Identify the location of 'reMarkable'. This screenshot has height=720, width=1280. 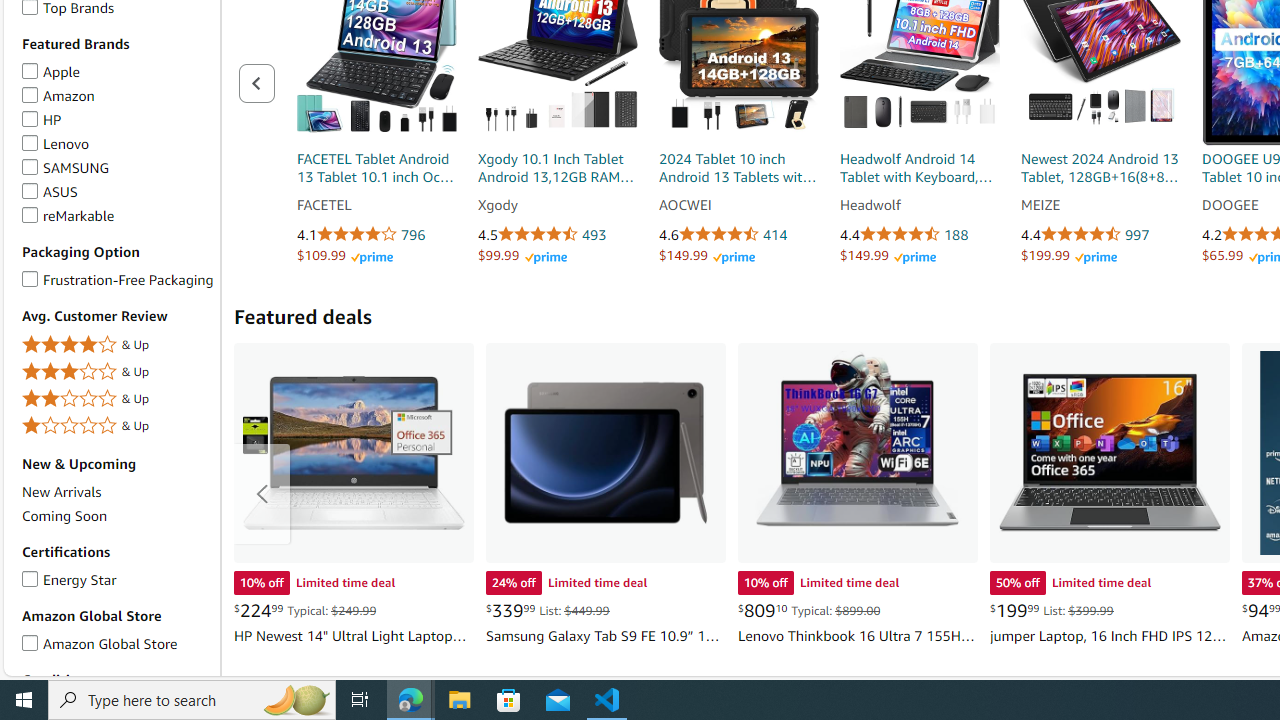
(30, 212).